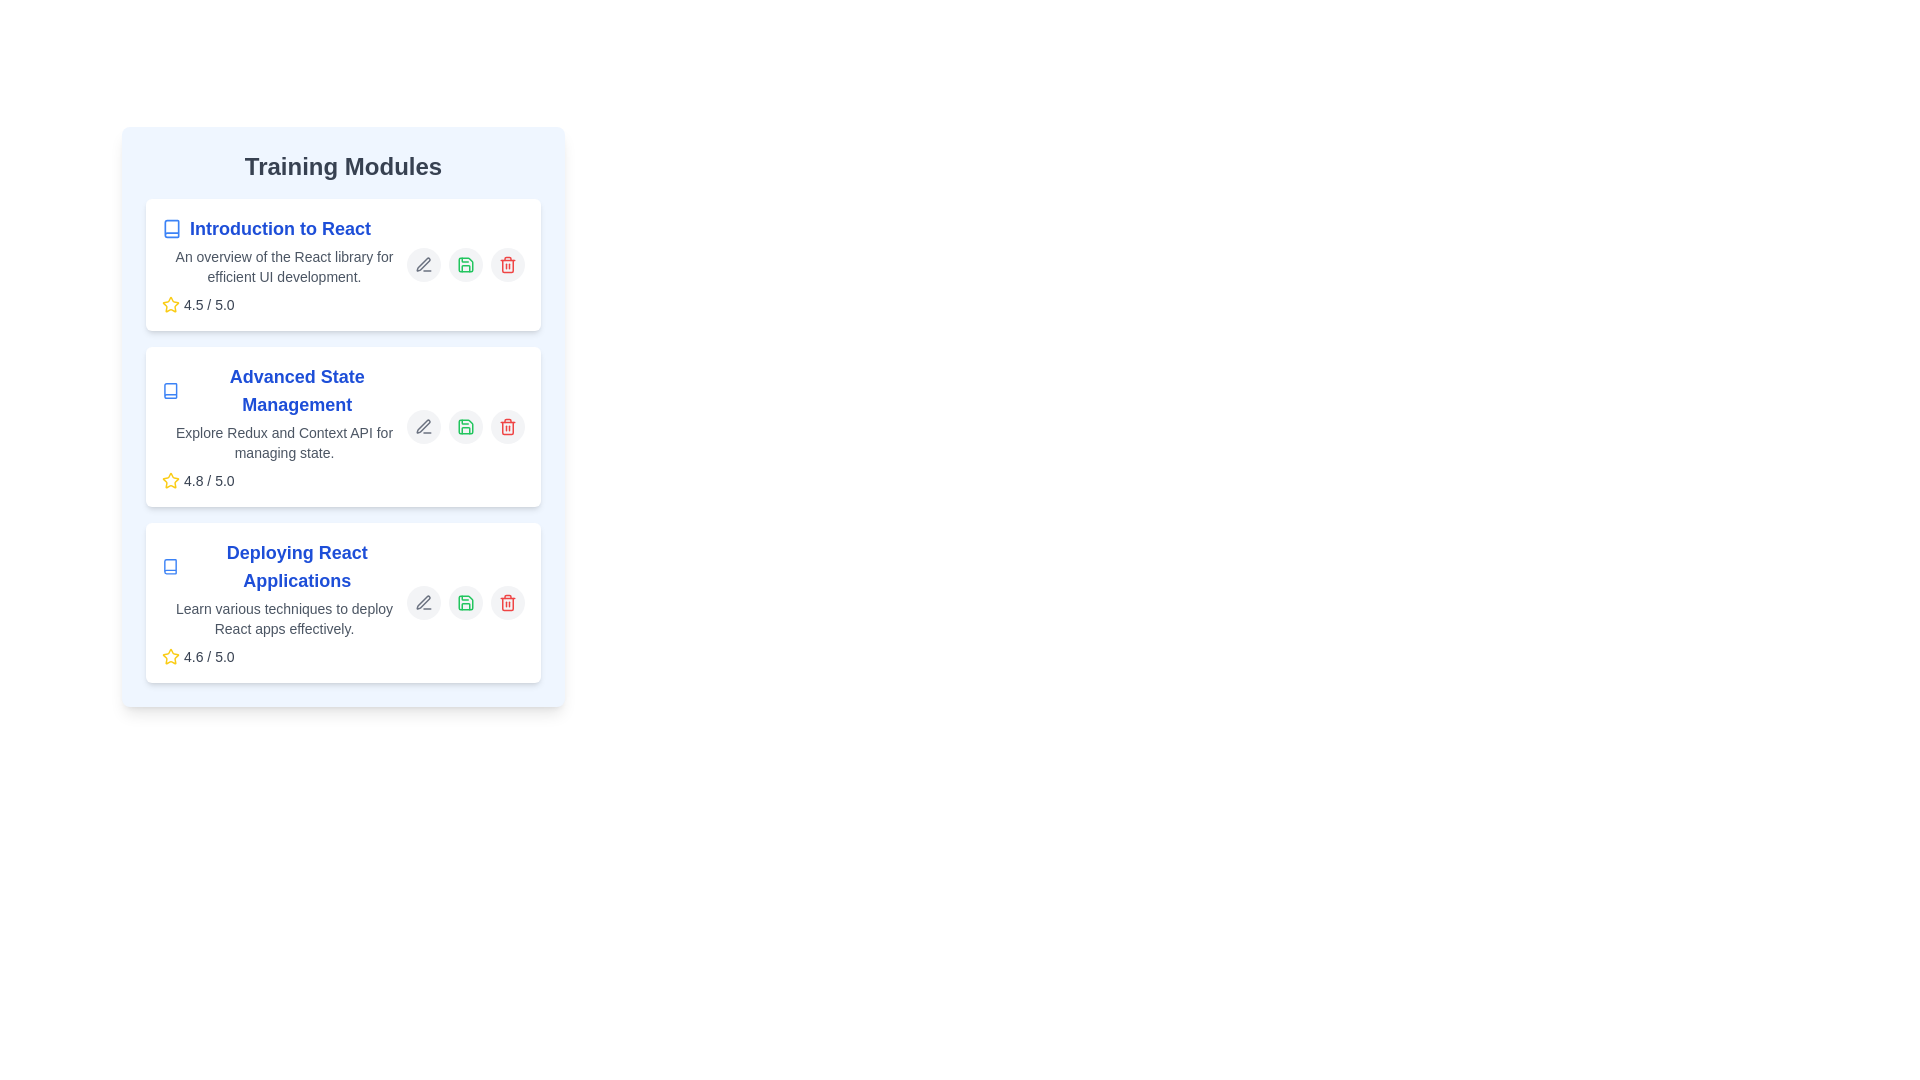  What do you see at coordinates (283, 227) in the screenshot?
I see `the Text label that serves as the title for the training module 'Introduction to React', which is located at the top of the module's description block` at bounding box center [283, 227].